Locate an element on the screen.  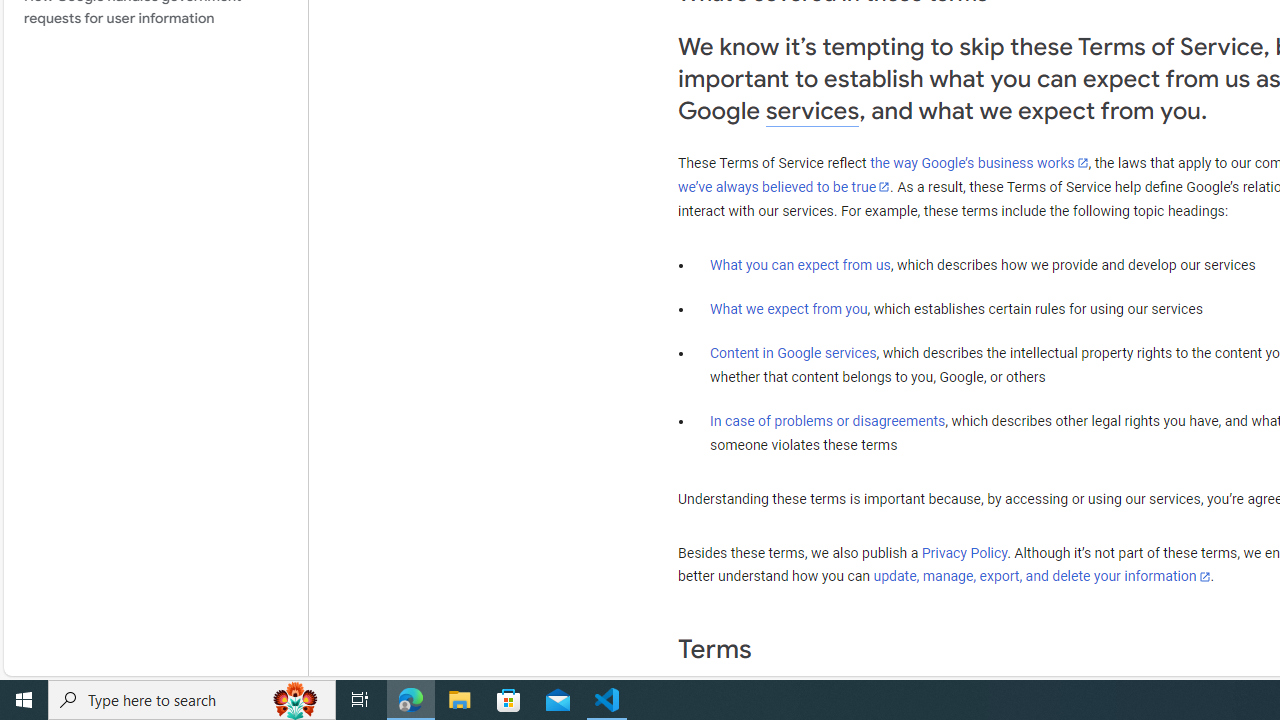
'Content in Google services' is located at coordinates (792, 352).